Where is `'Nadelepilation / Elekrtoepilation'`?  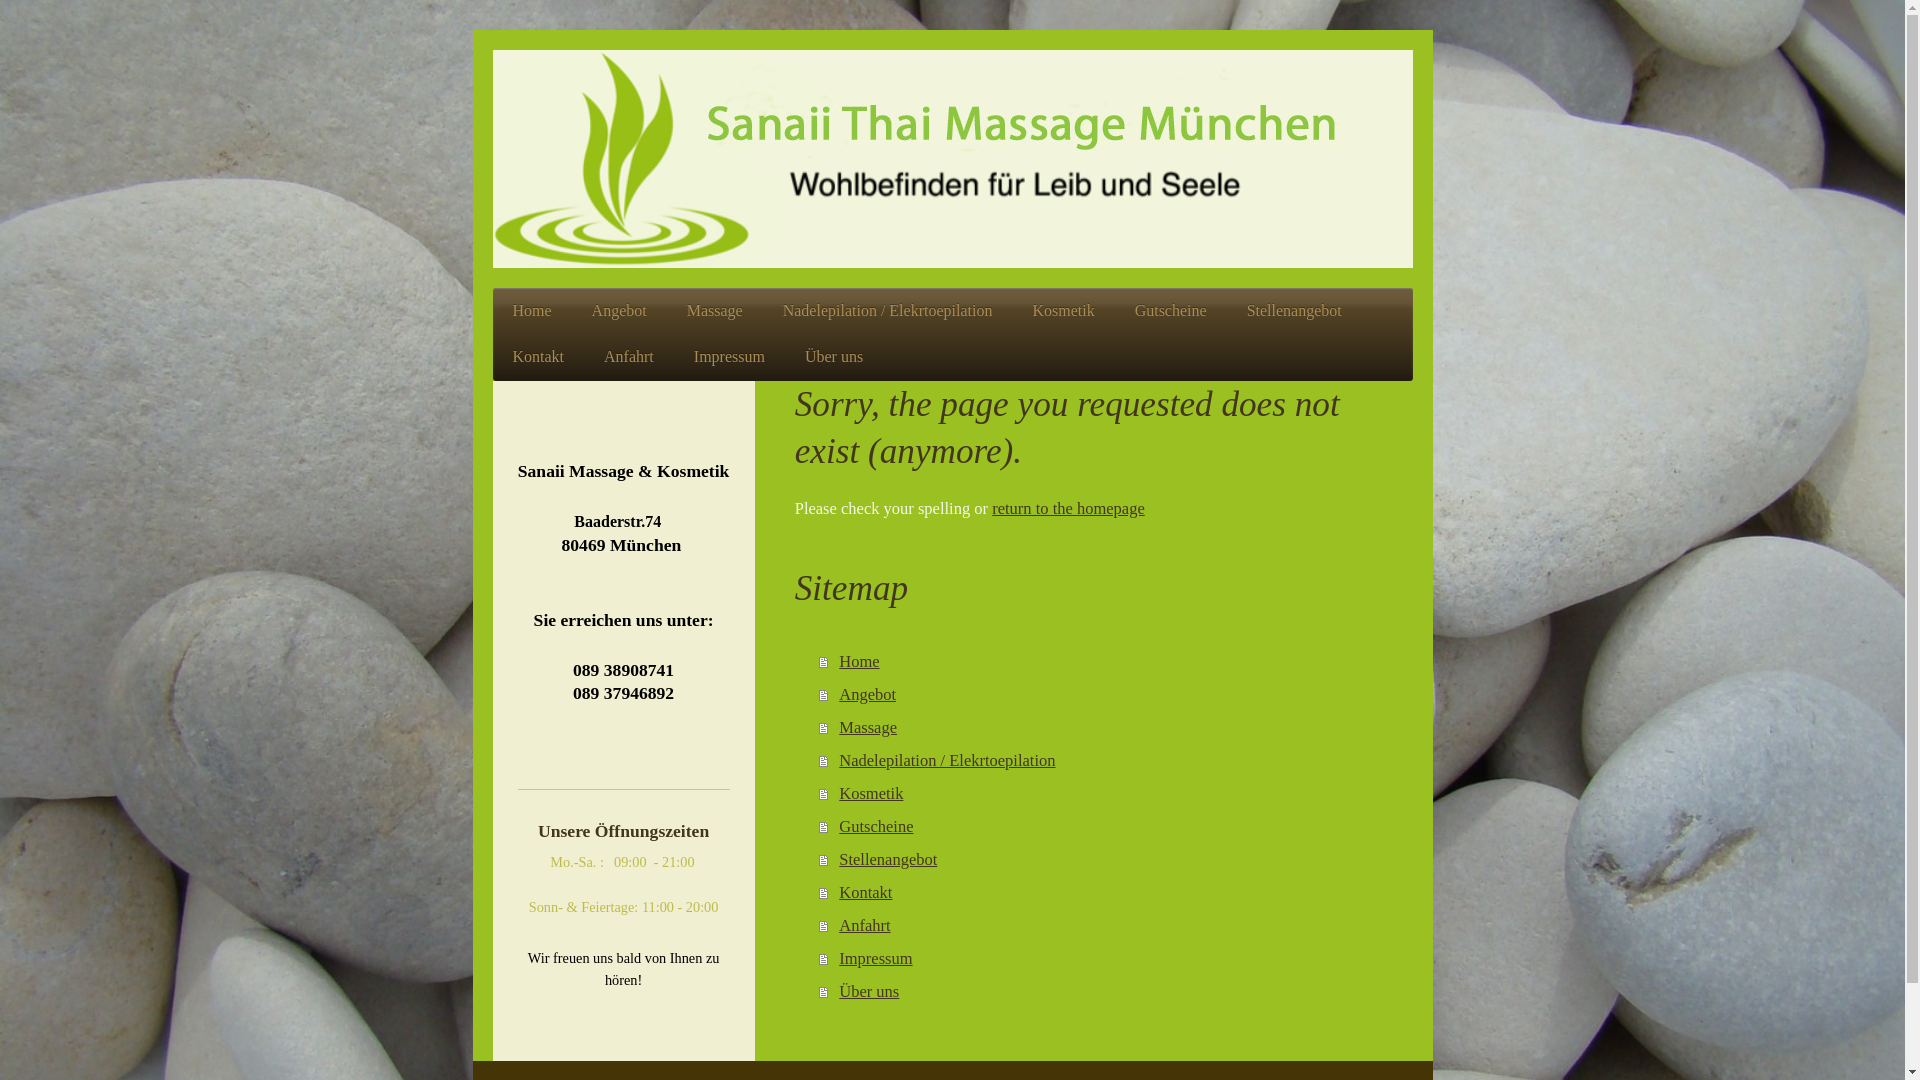 'Nadelepilation / Elekrtoepilation' is located at coordinates (887, 311).